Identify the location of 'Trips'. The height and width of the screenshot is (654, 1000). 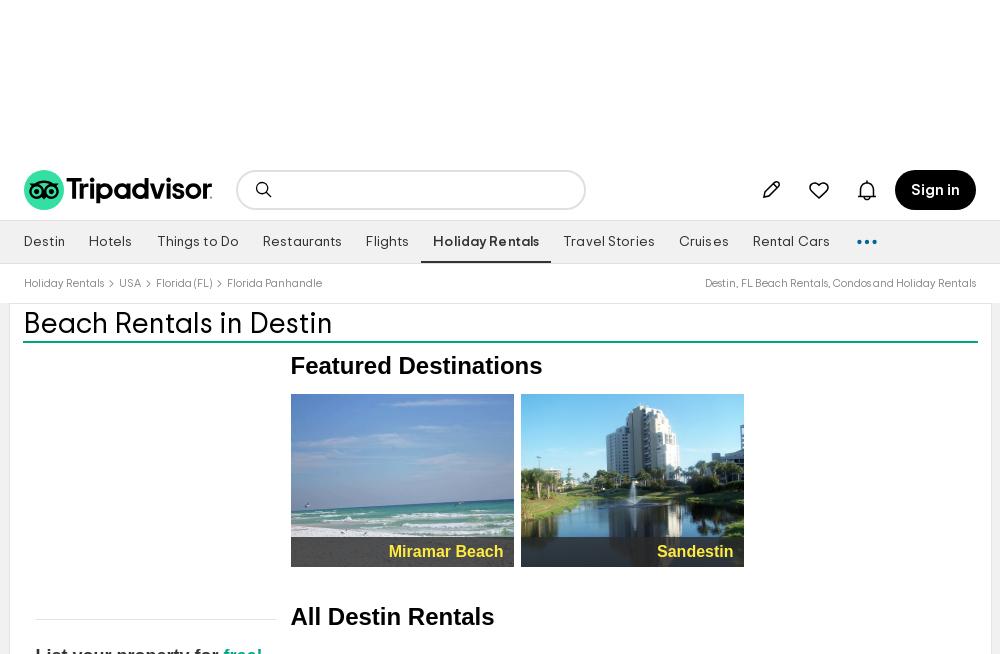
(837, 199).